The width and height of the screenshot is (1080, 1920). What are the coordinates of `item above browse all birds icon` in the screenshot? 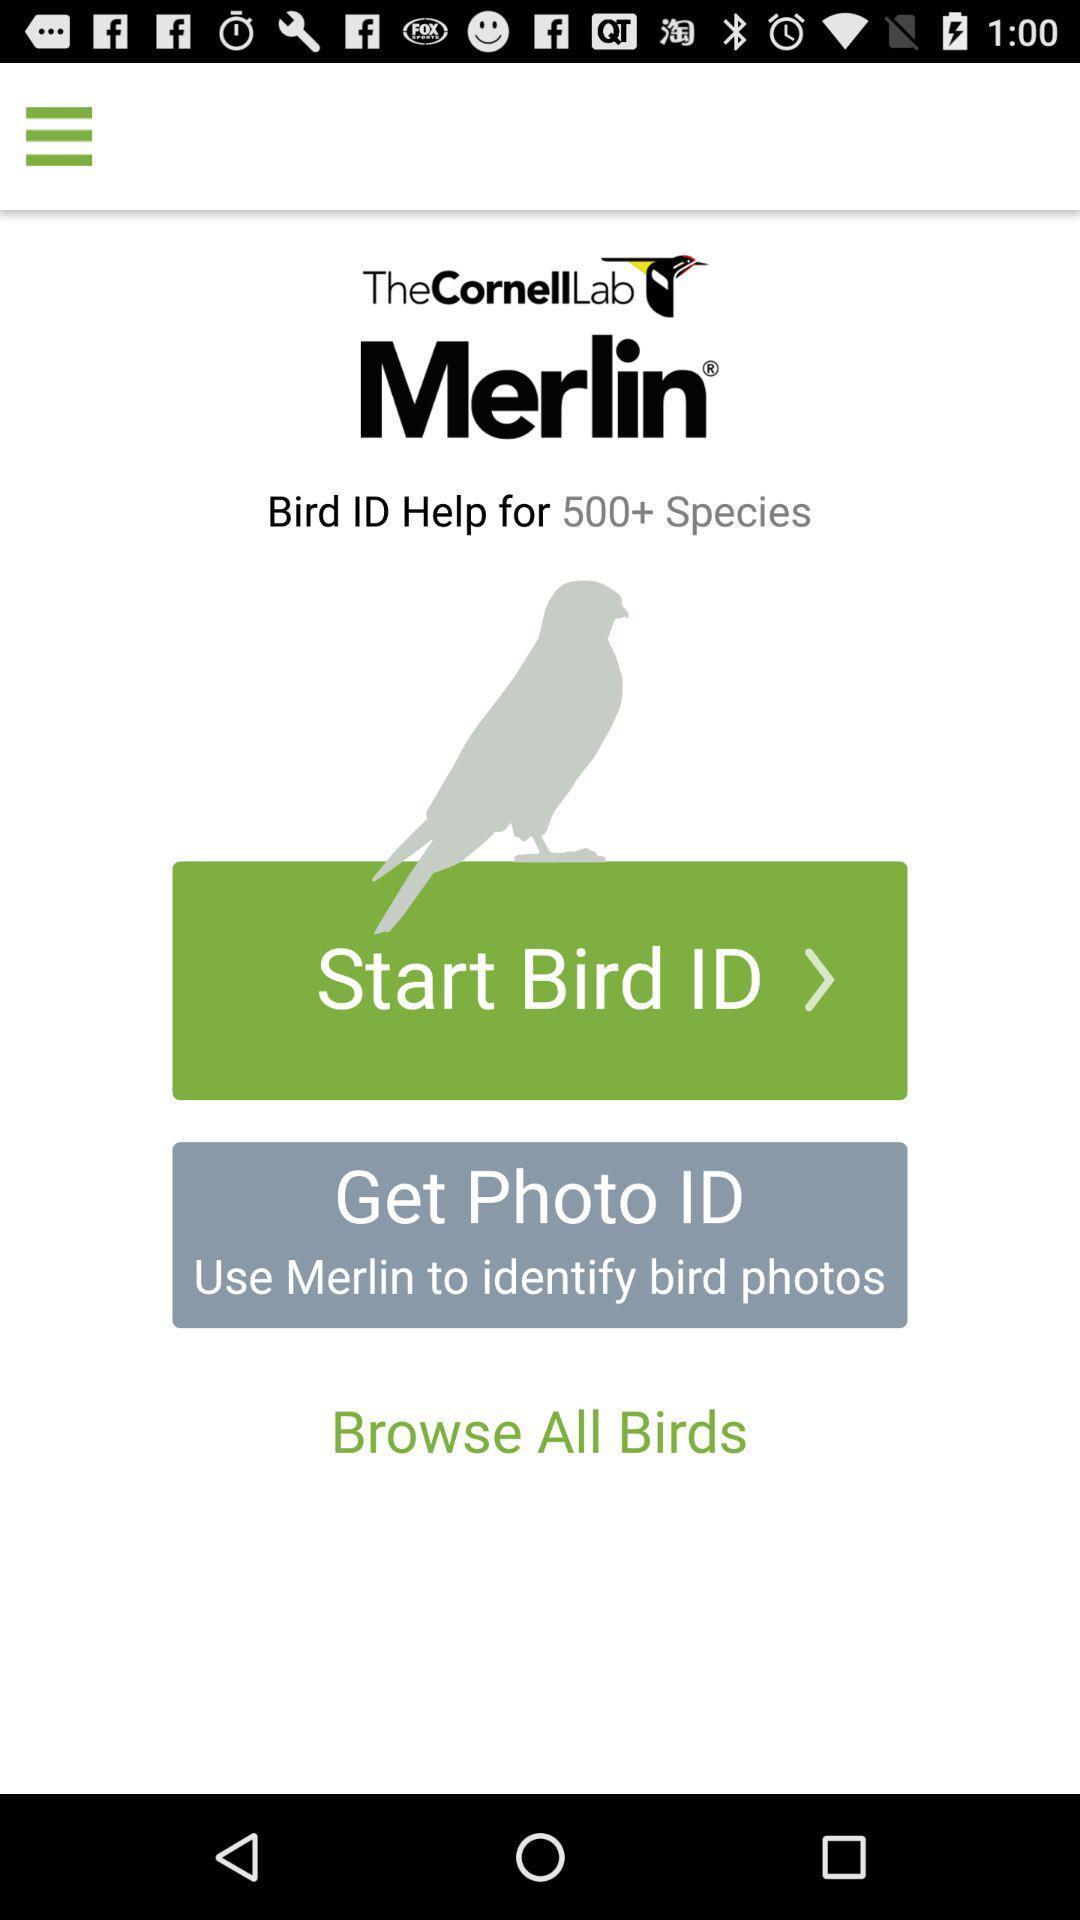 It's located at (540, 1234).